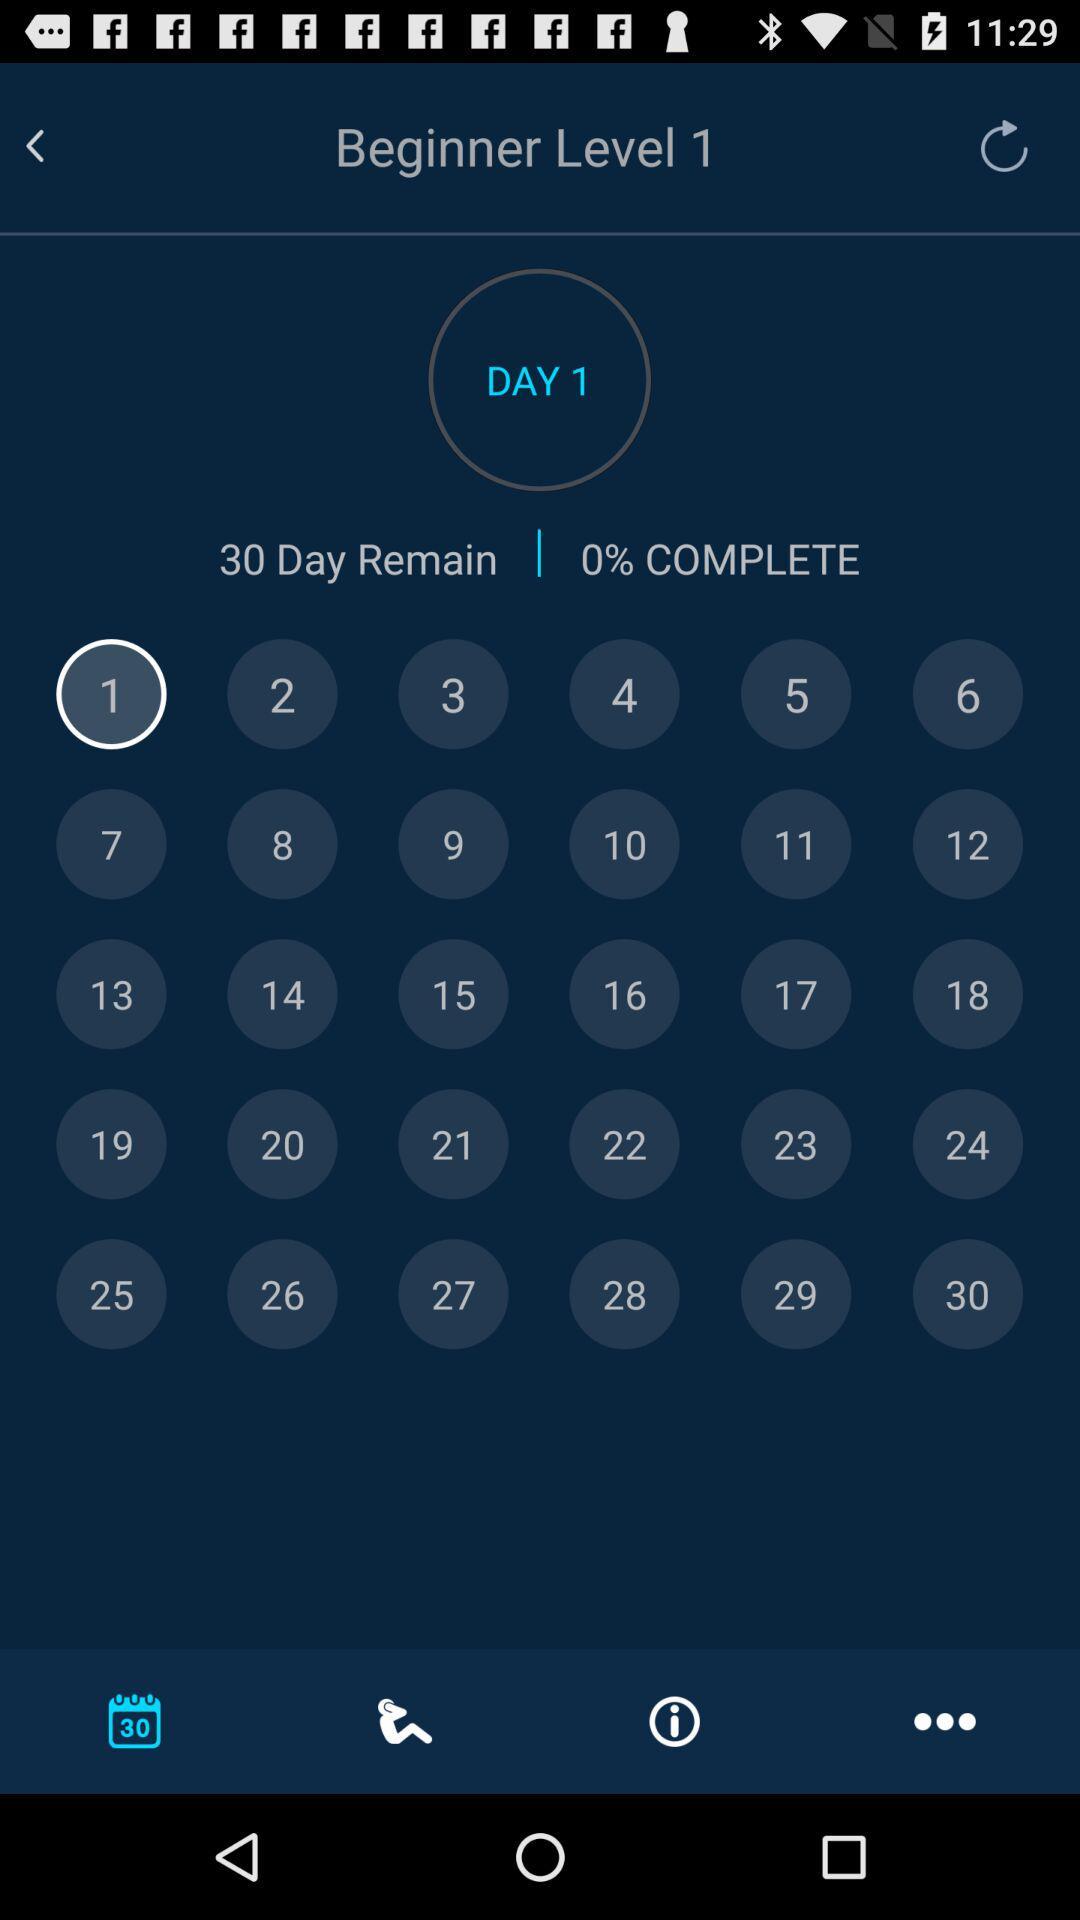  What do you see at coordinates (282, 1294) in the screenshot?
I see `26th day` at bounding box center [282, 1294].